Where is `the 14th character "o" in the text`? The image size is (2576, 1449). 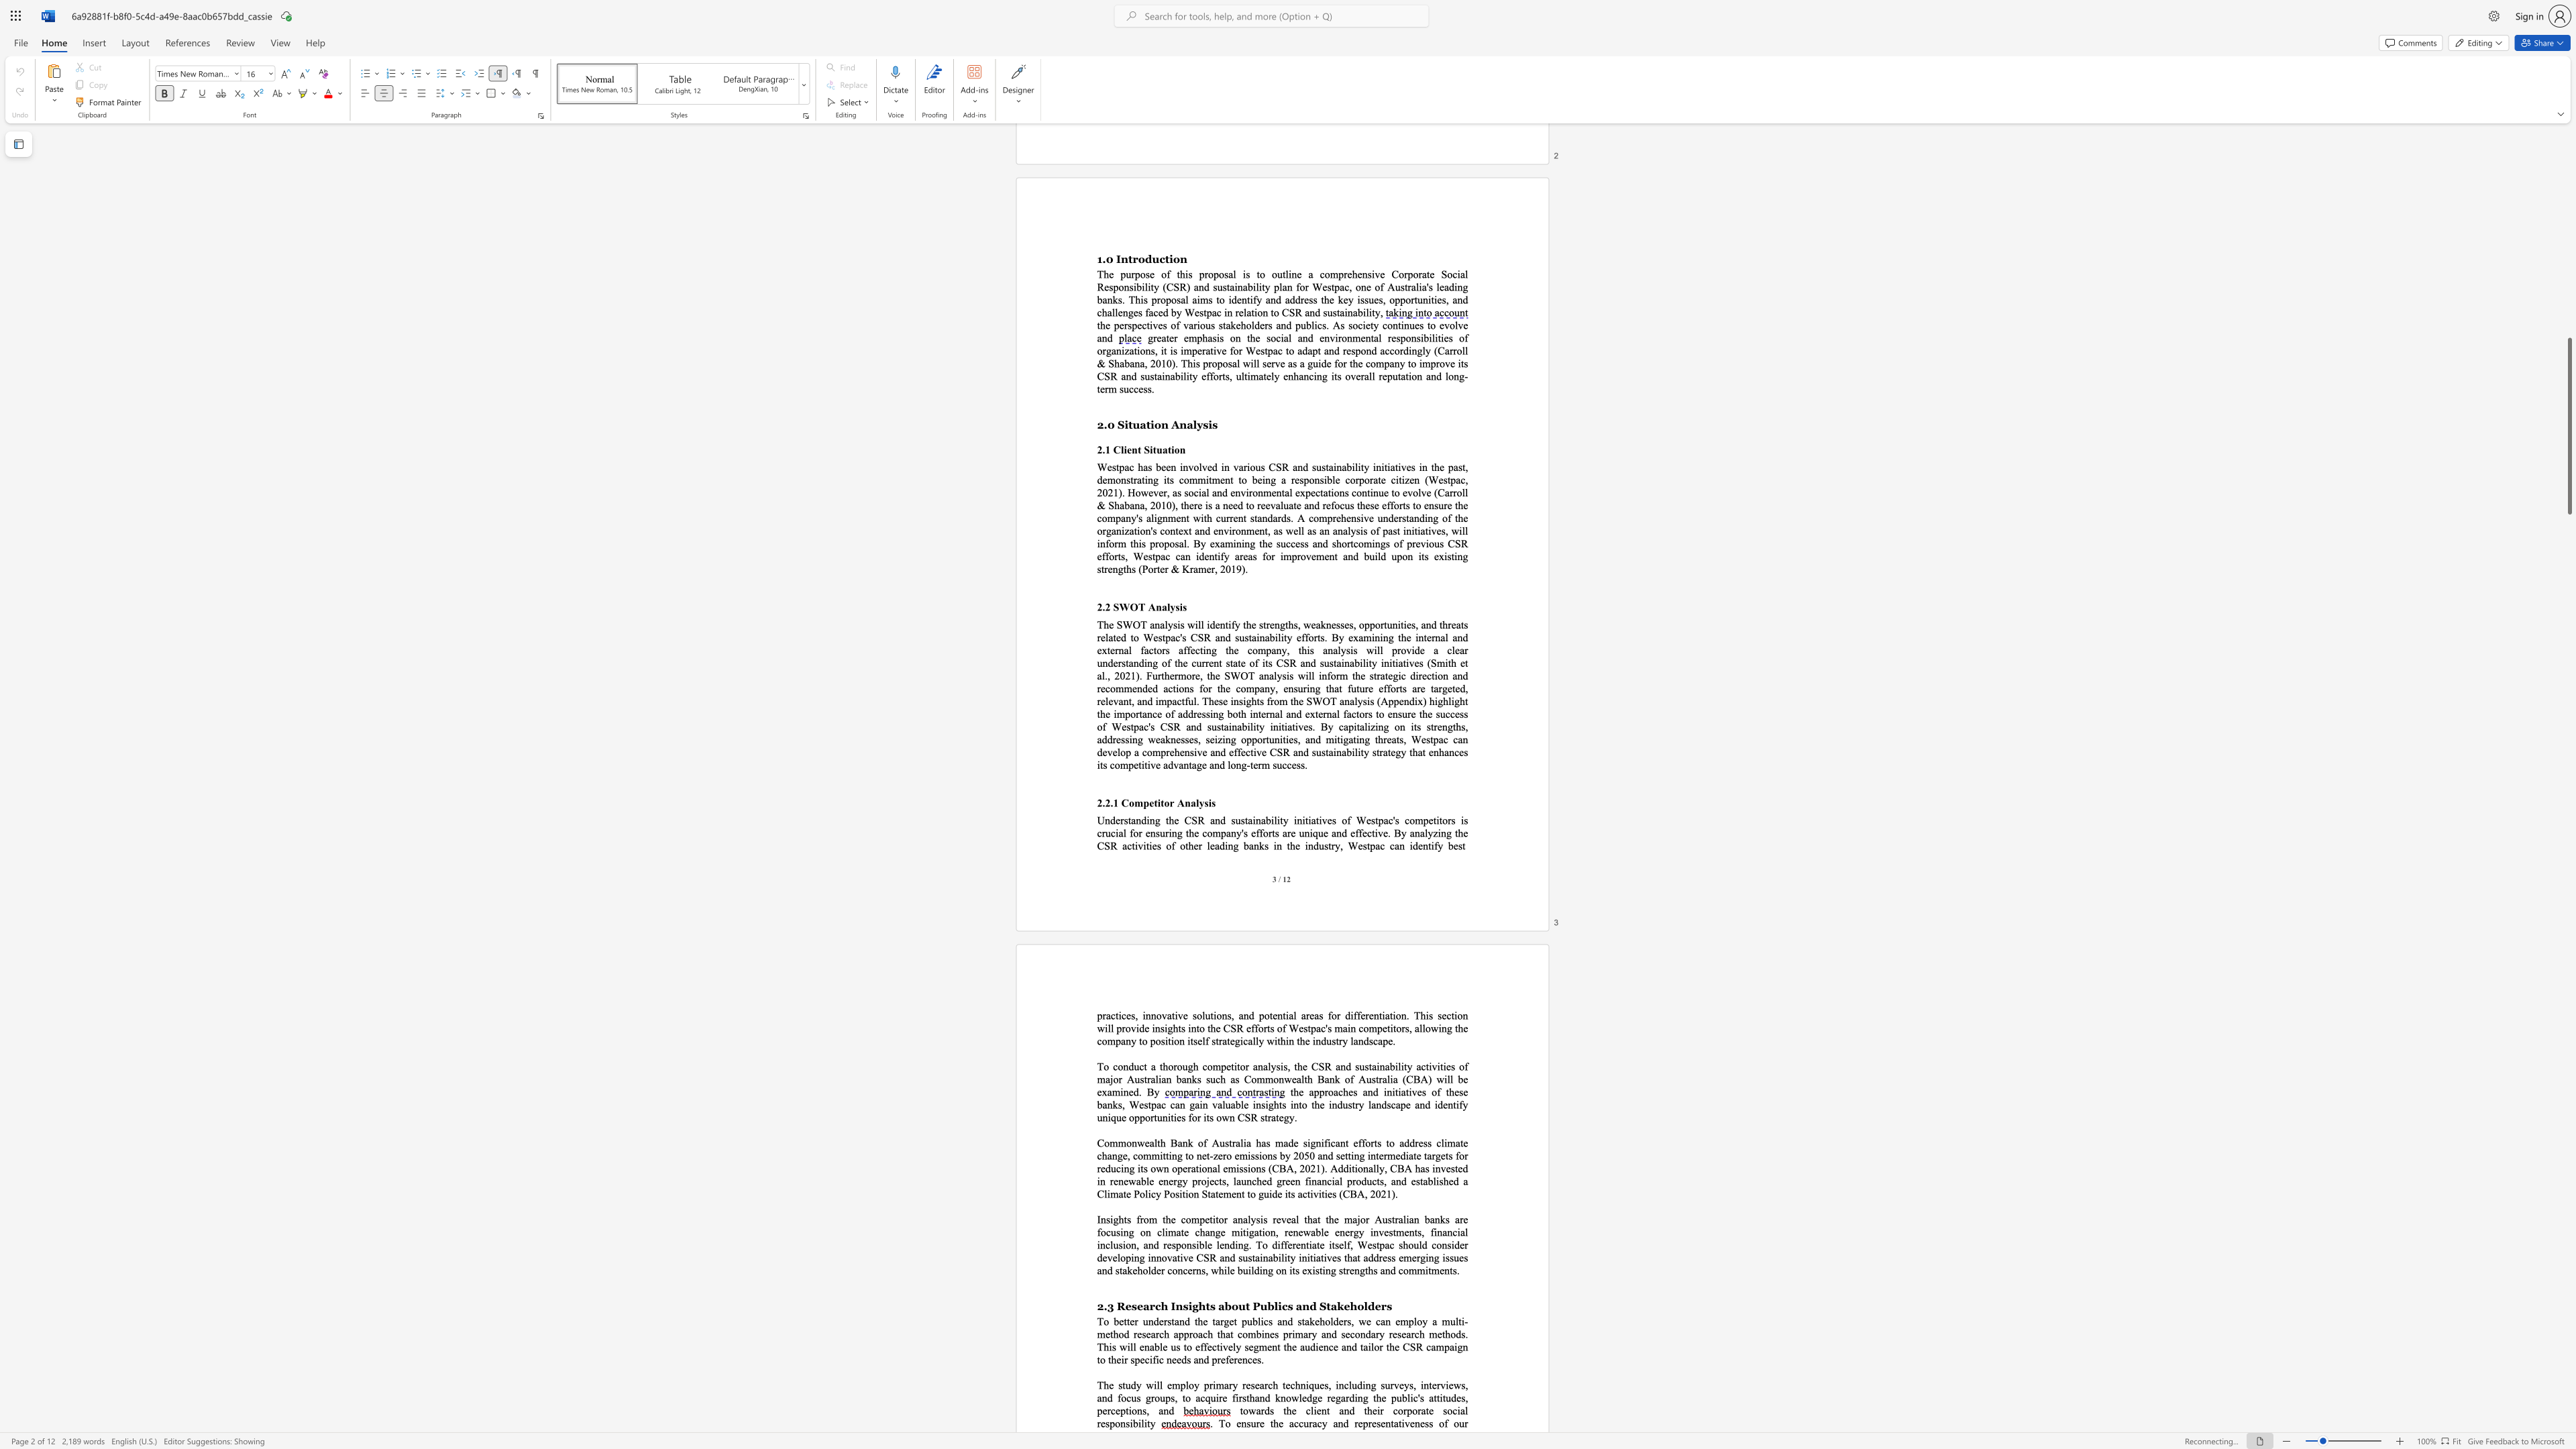 the 14th character "o" in the text is located at coordinates (1252, 1169).